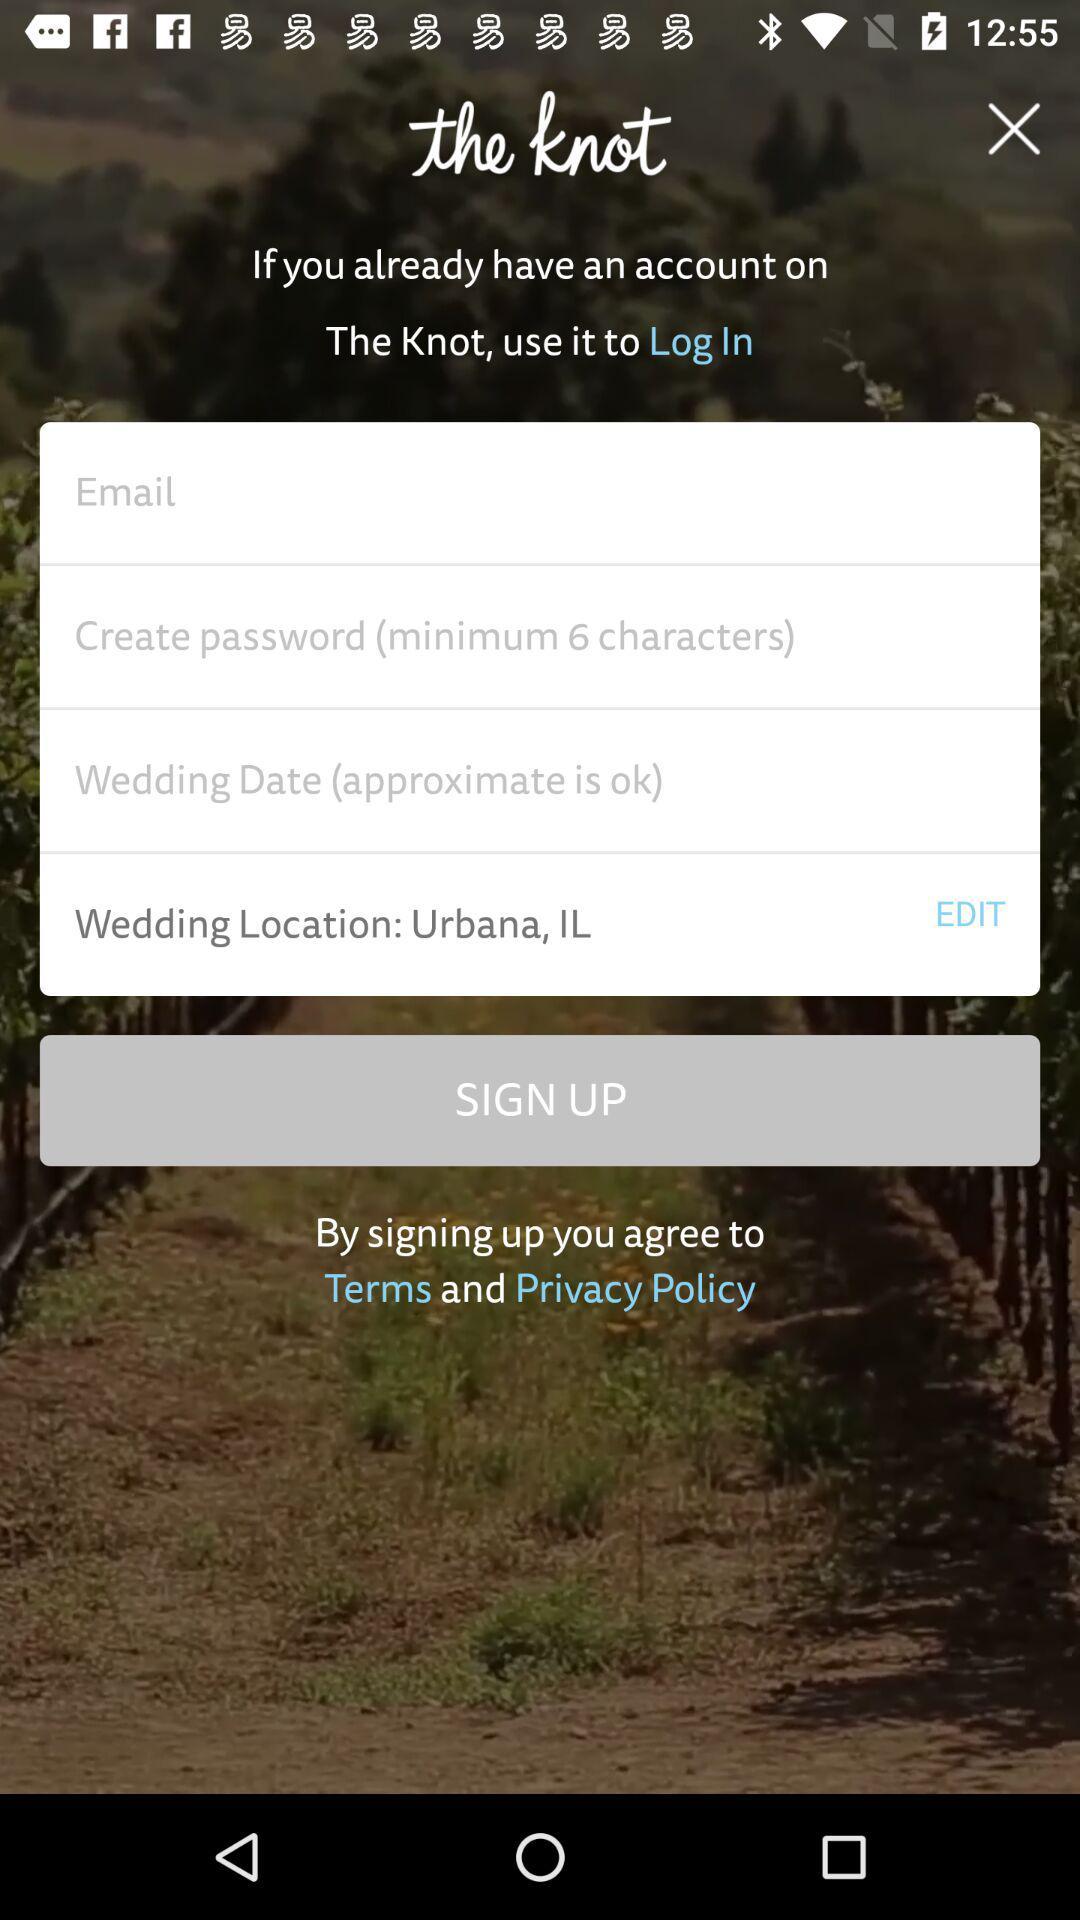  I want to click on advertisement, so click(540, 780).